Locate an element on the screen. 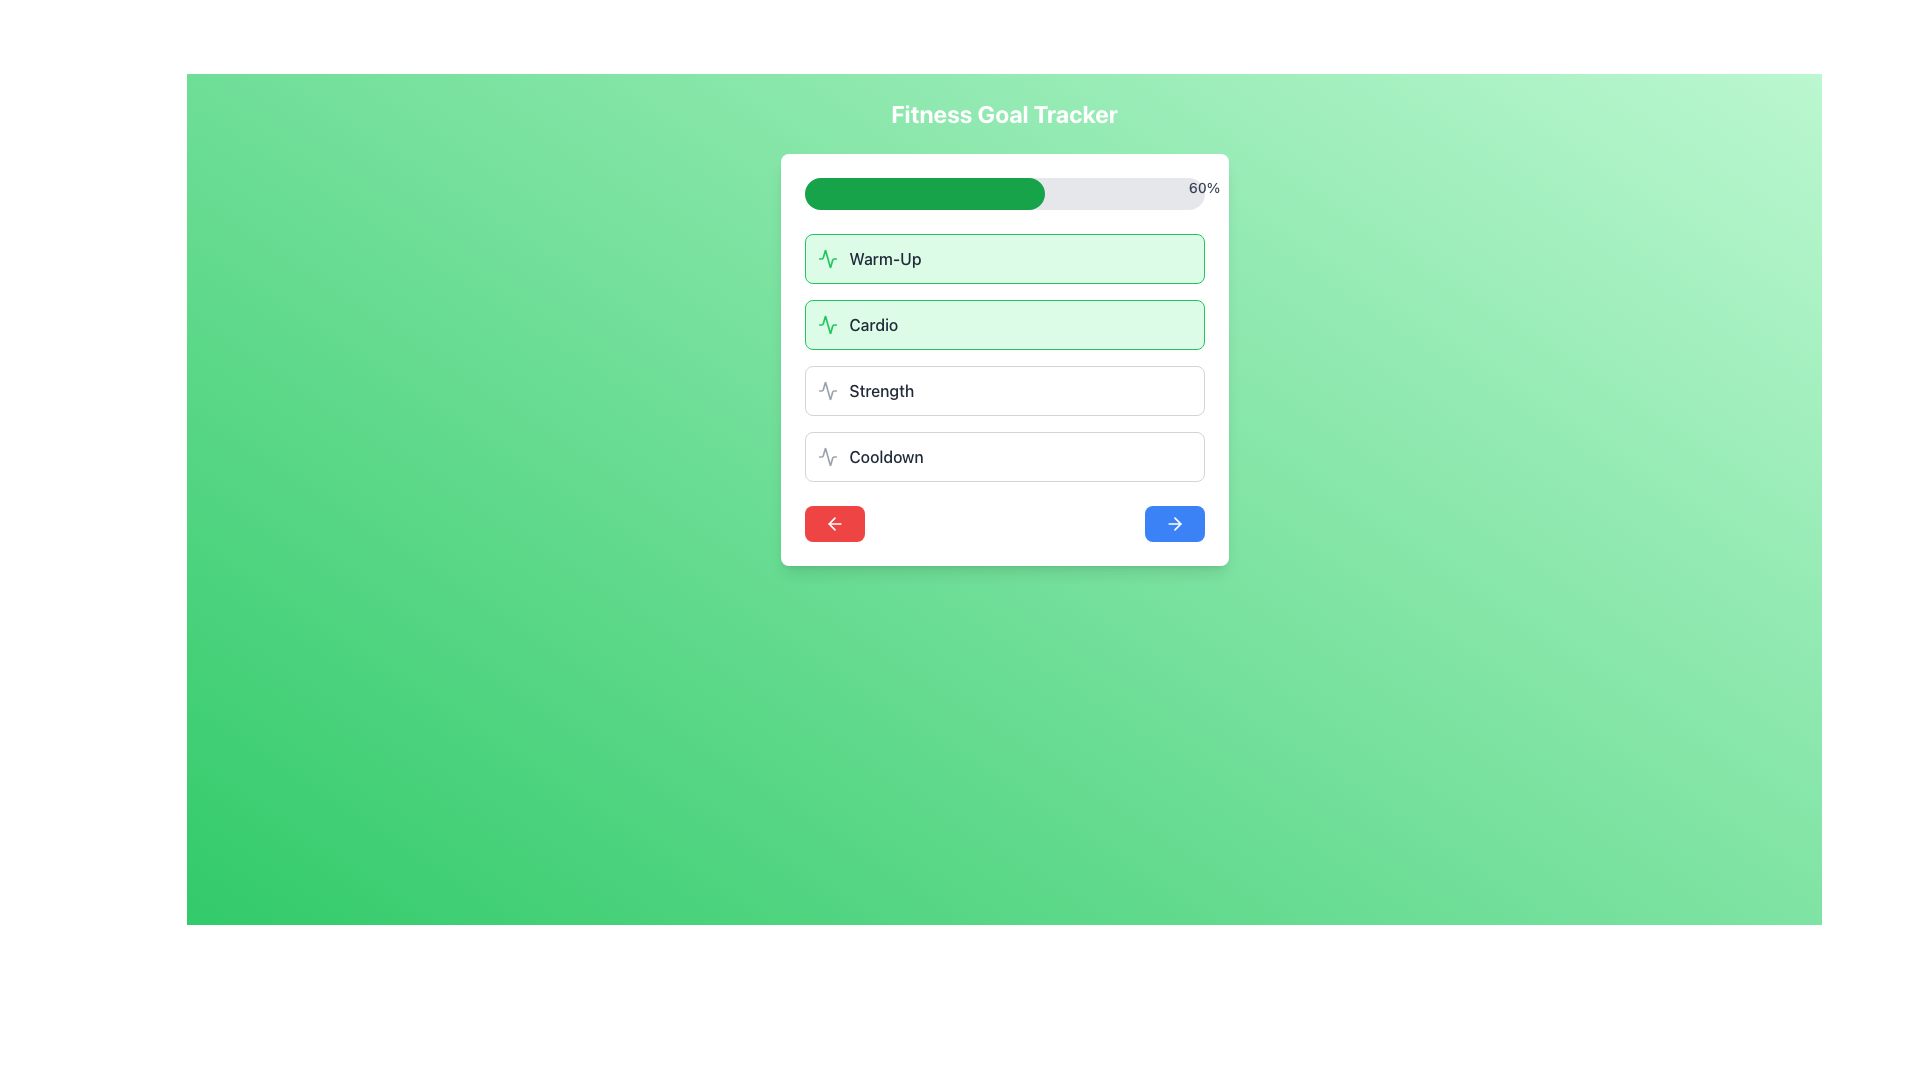  the 'Strength' text label, which is styled with medium font weight and dark gray color, located in the third option of a vertical list of four options in the centered card, directly beneath 'Cardio' and above 'Cooldown' is located at coordinates (880, 390).